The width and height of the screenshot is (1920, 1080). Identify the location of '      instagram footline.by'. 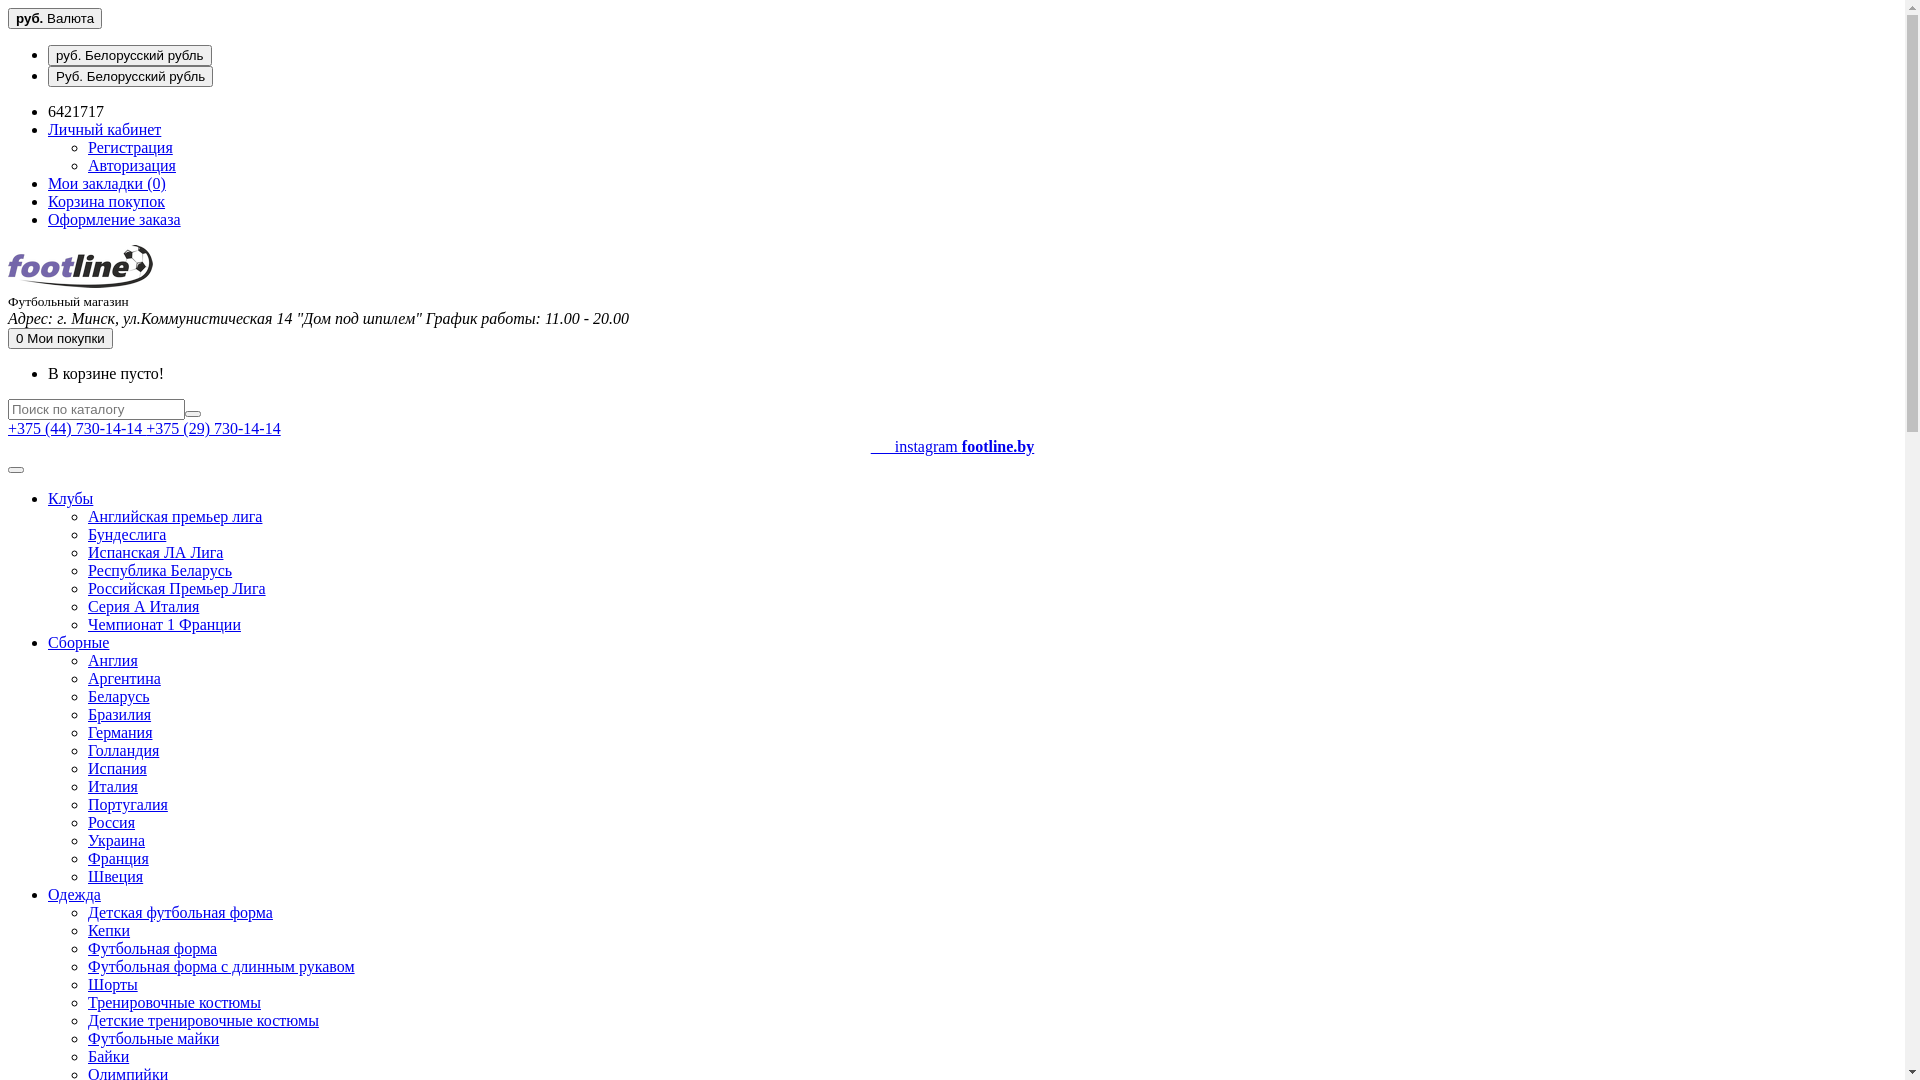
(951, 455).